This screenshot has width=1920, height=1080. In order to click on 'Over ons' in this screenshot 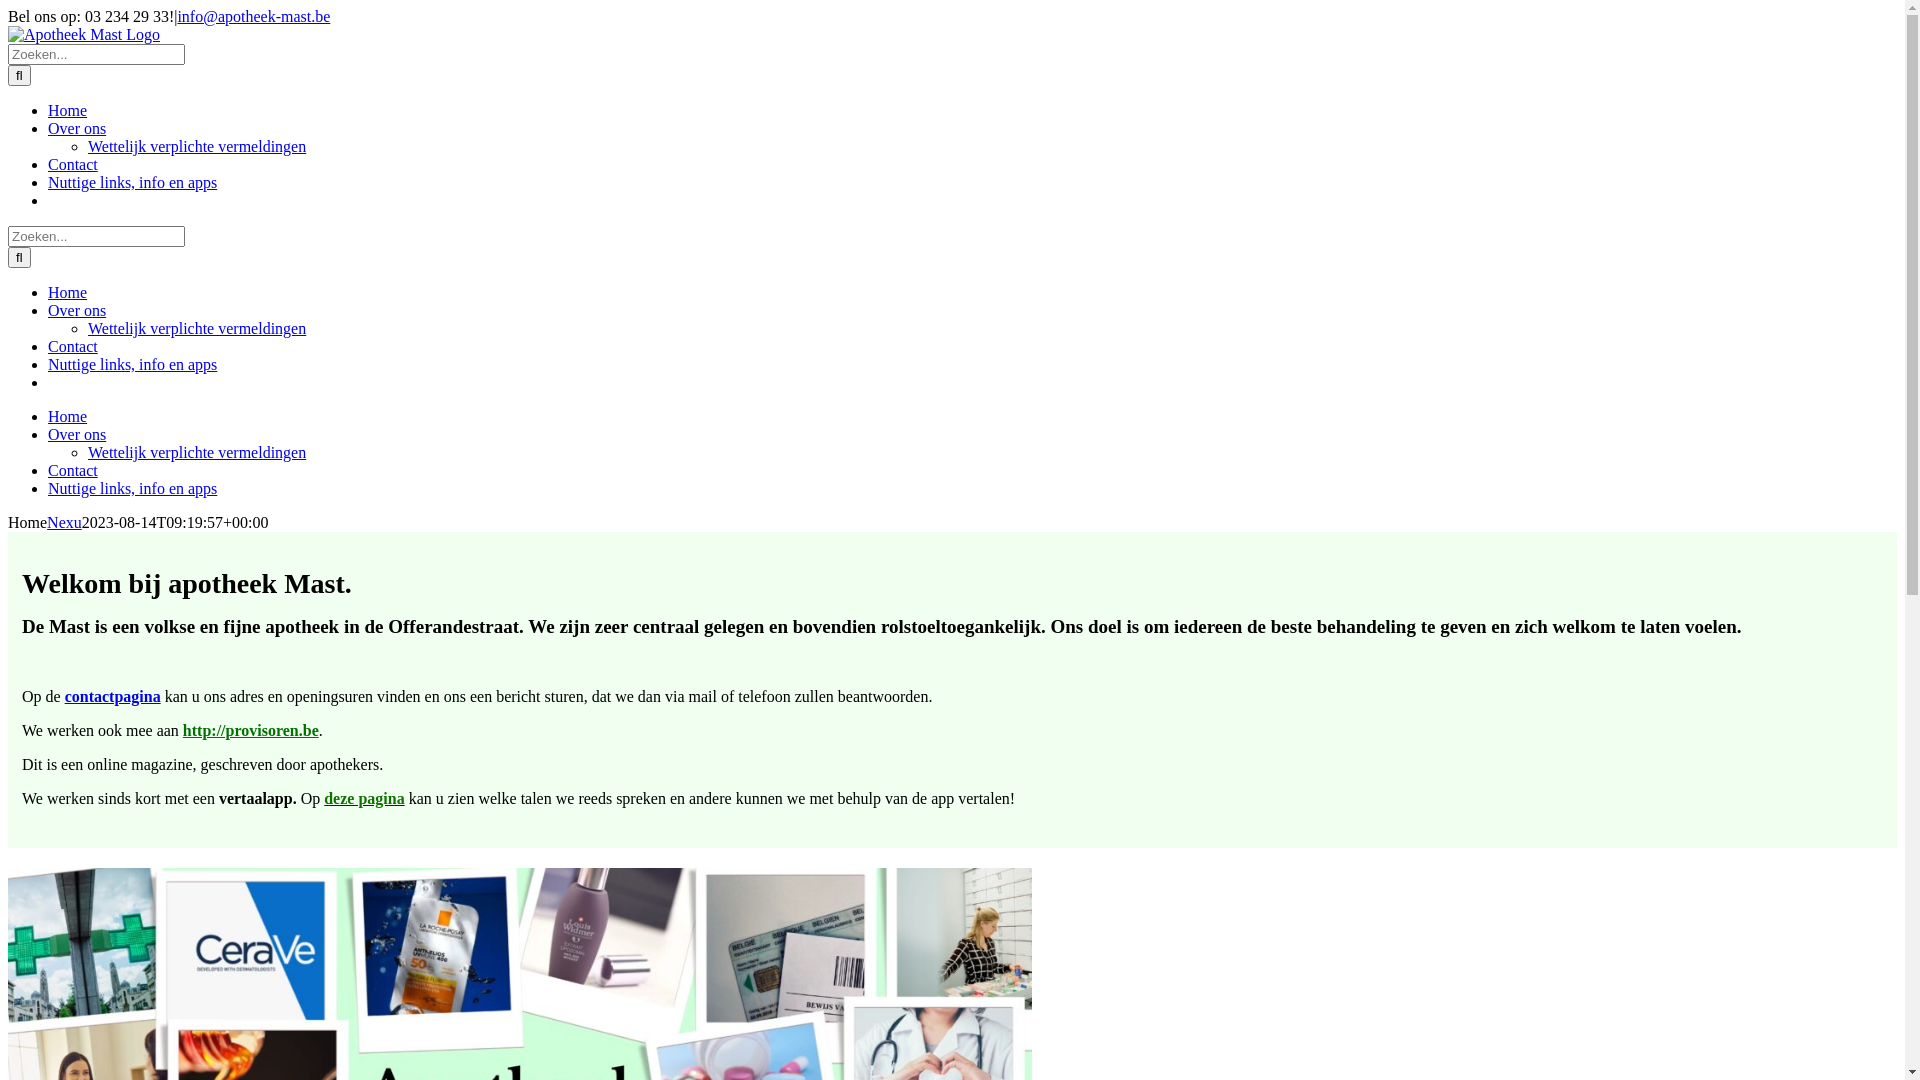, I will do `click(48, 310)`.